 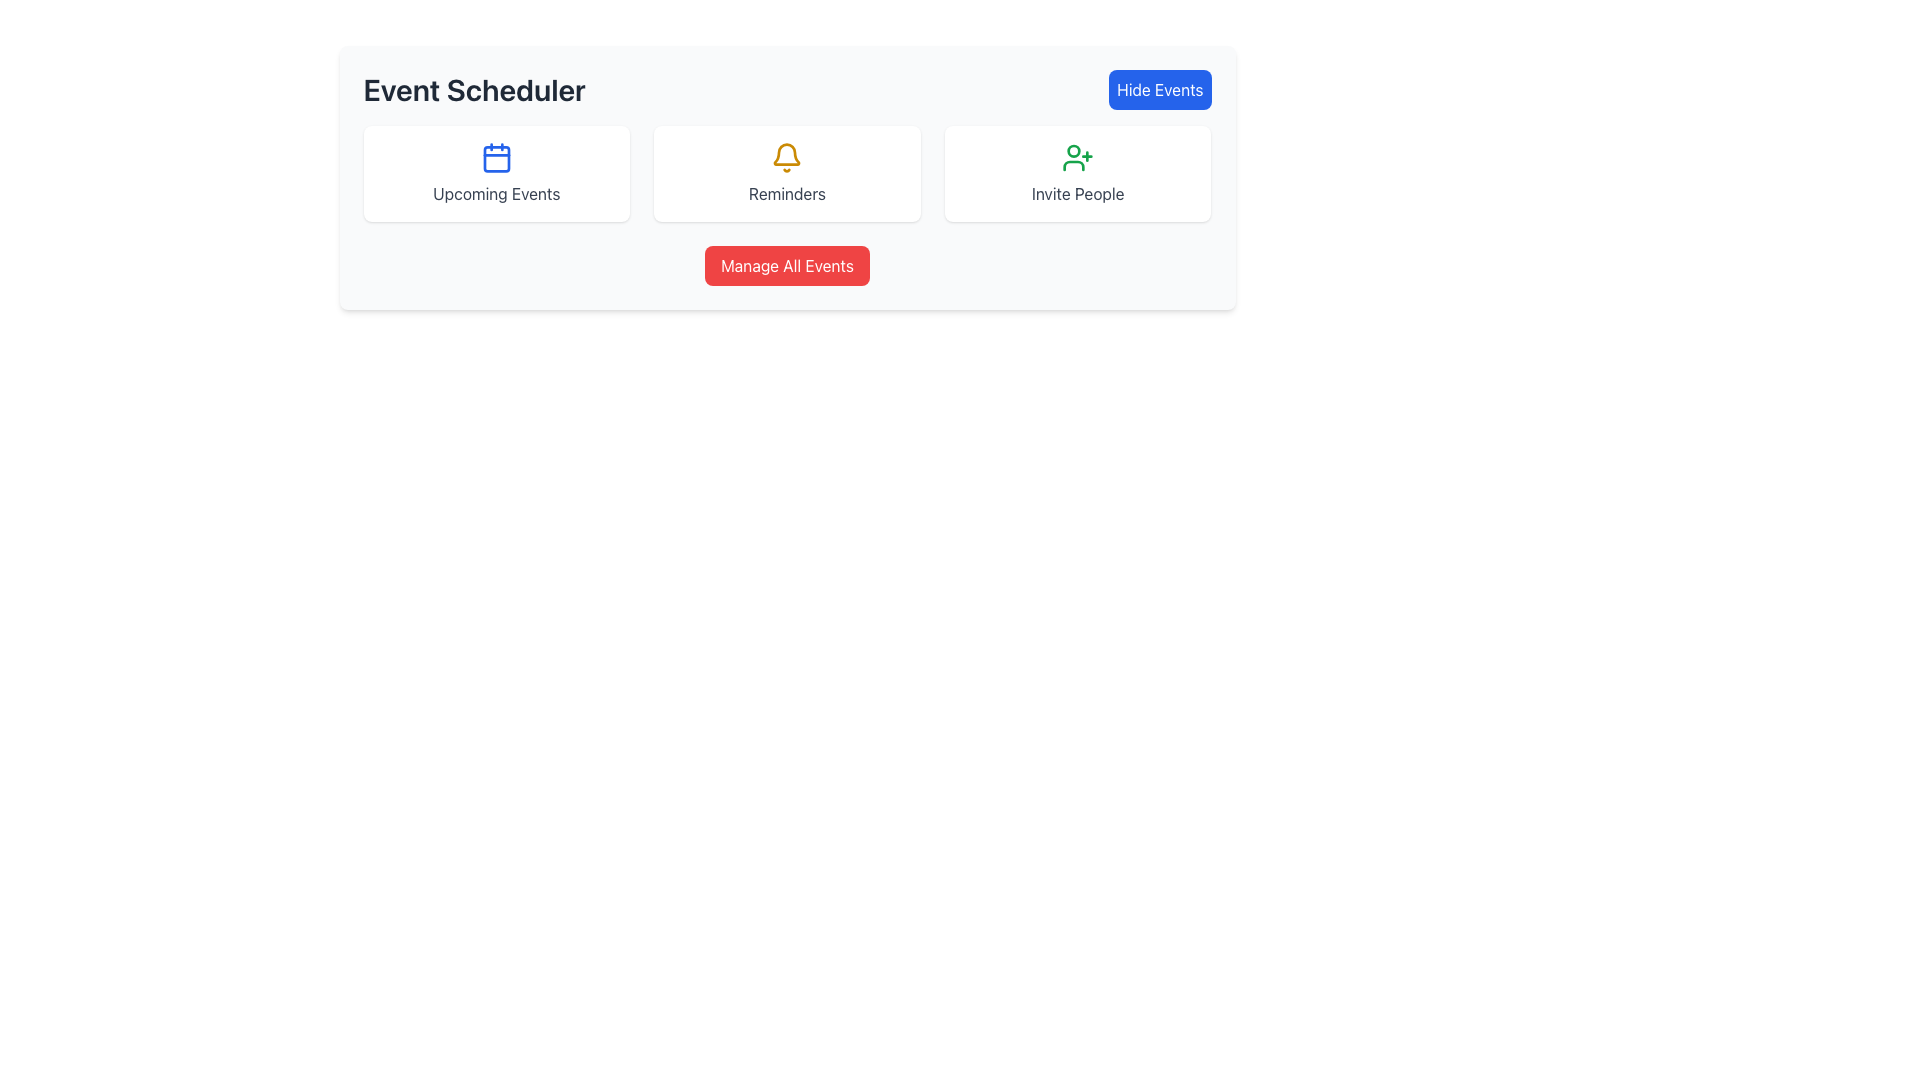 I want to click on the red button labeled 'Manage All Events' located centrally at the bottom of the main interface section, so click(x=786, y=265).